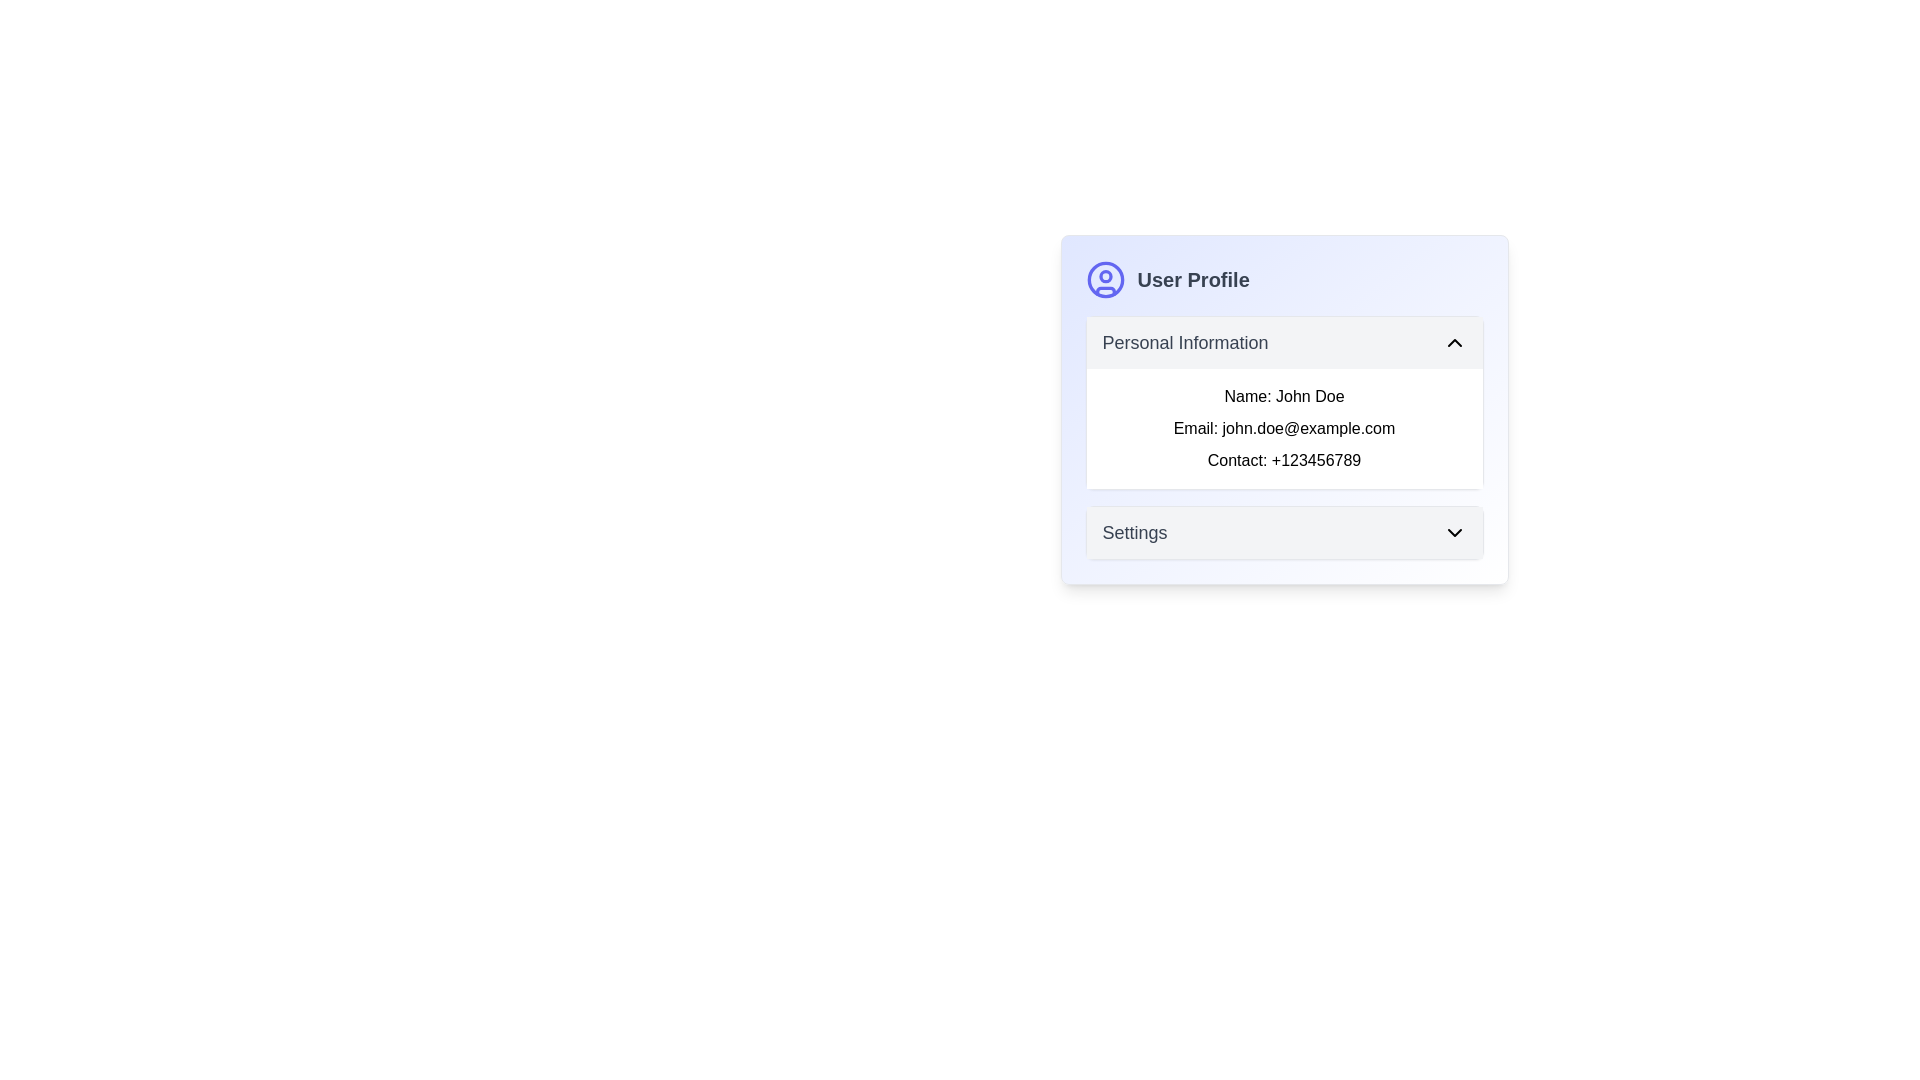 This screenshot has height=1080, width=1920. I want to click on the text block containing the personal information of the user, which includes 'Name: John Doe', 'Email: john.doe@example.com', and 'Contact: +123456789'. This text block is located below the 'Personal Information' heading in a user profile interface, so click(1284, 427).